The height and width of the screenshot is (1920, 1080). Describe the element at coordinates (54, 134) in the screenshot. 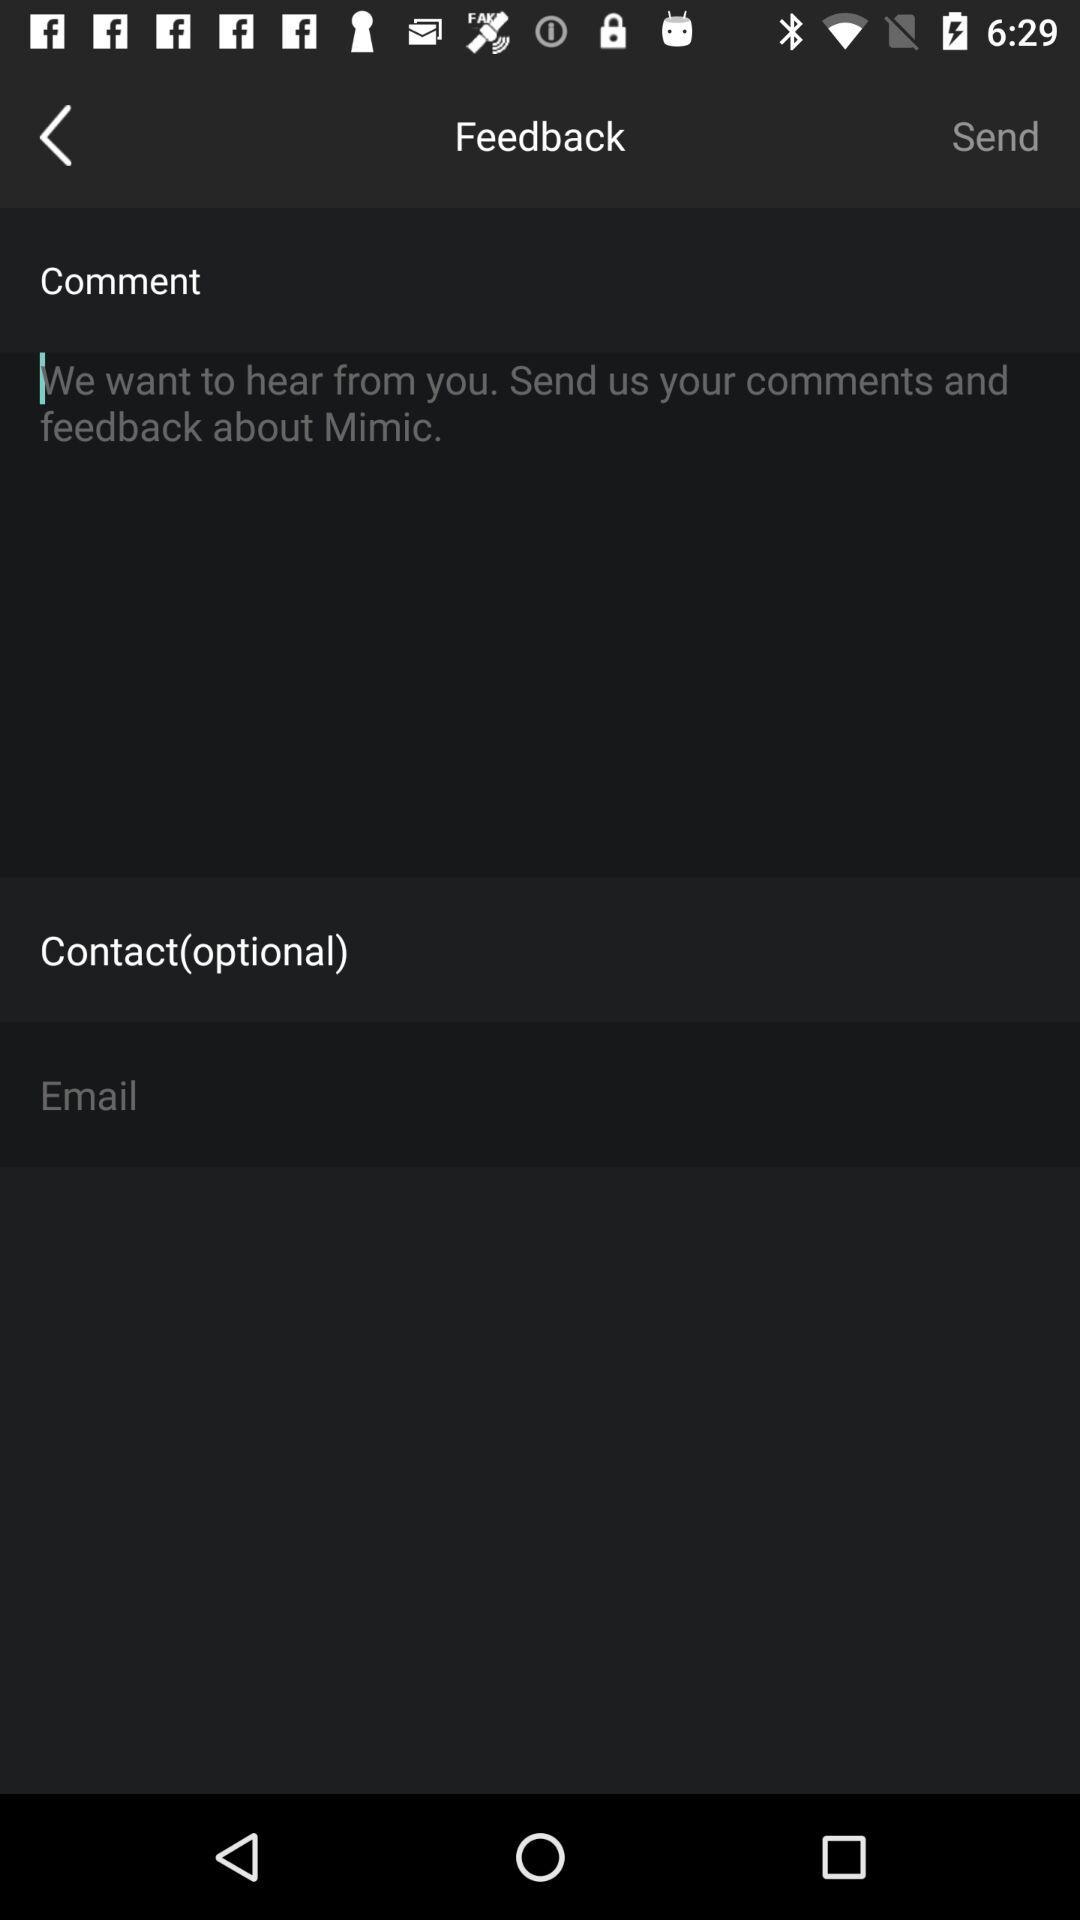

I see `the item next to feedback` at that location.